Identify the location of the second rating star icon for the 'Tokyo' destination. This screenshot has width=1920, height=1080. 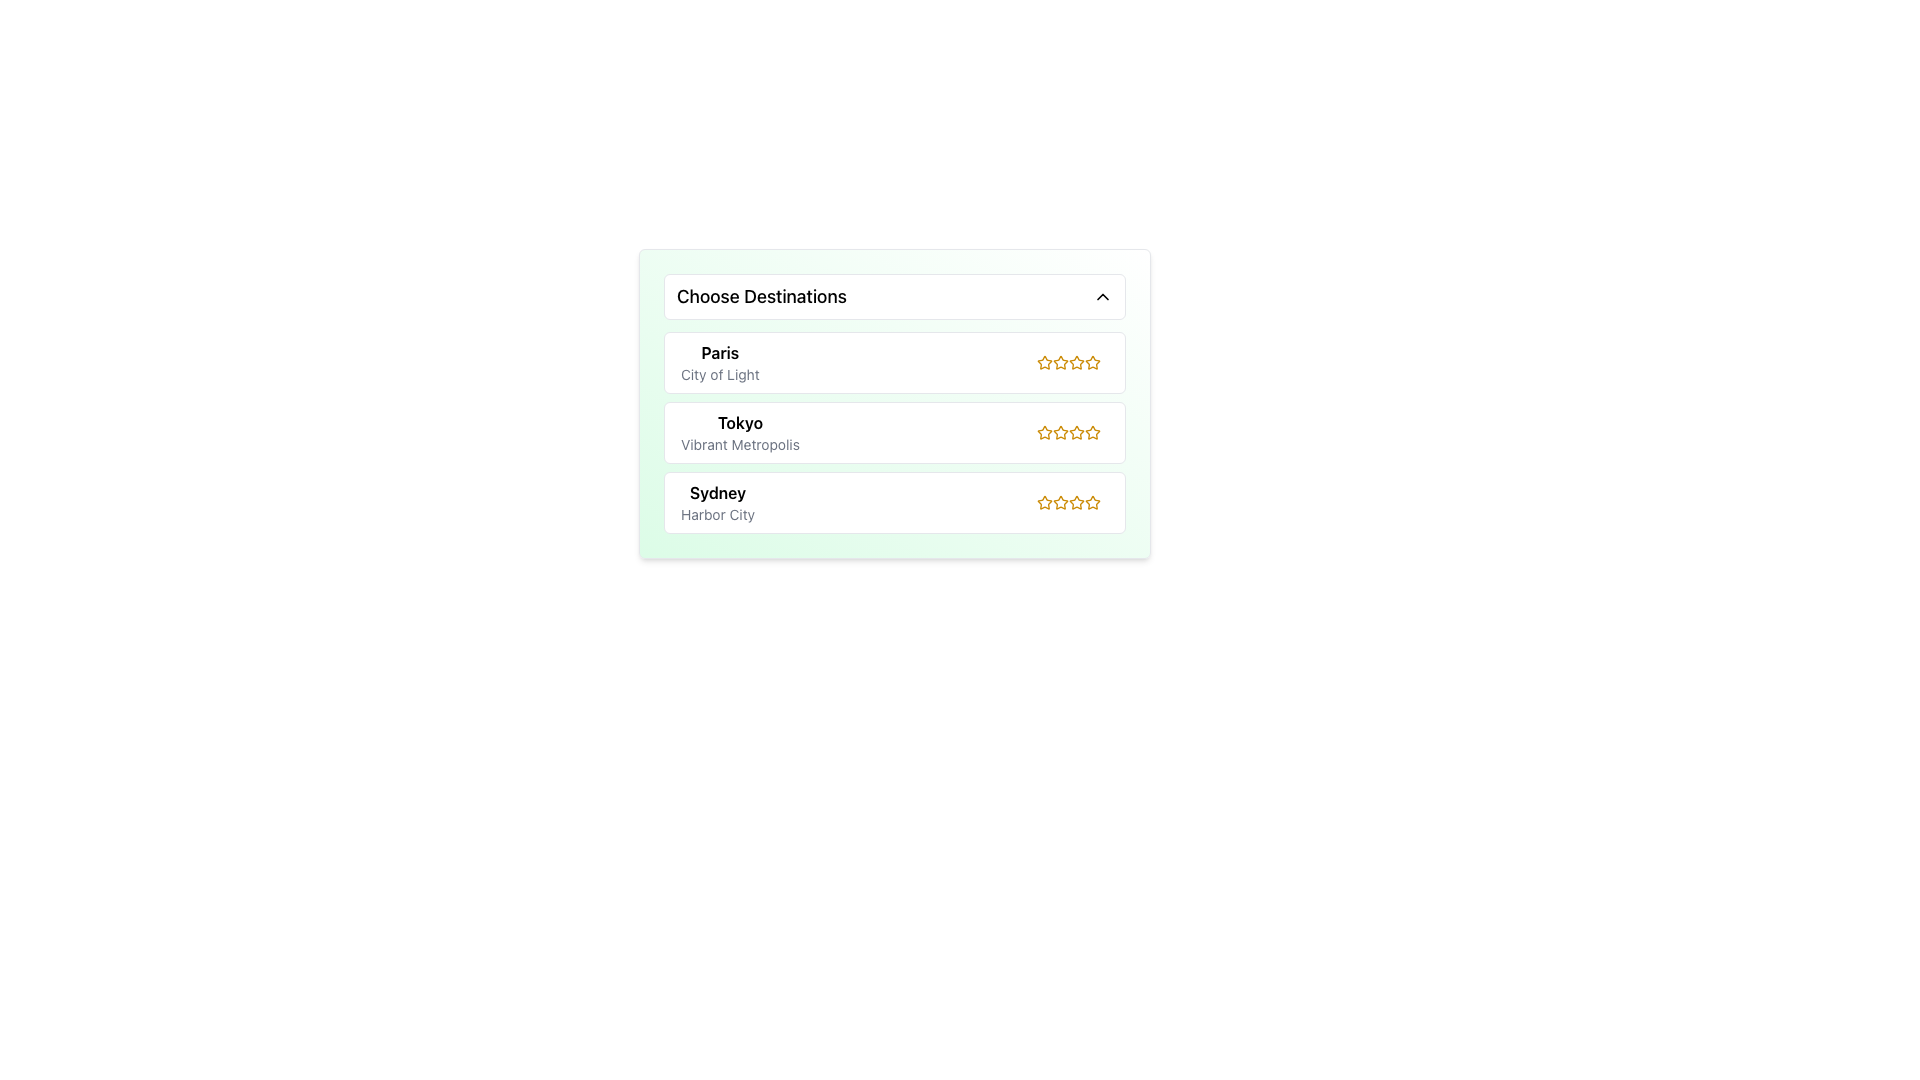
(1059, 431).